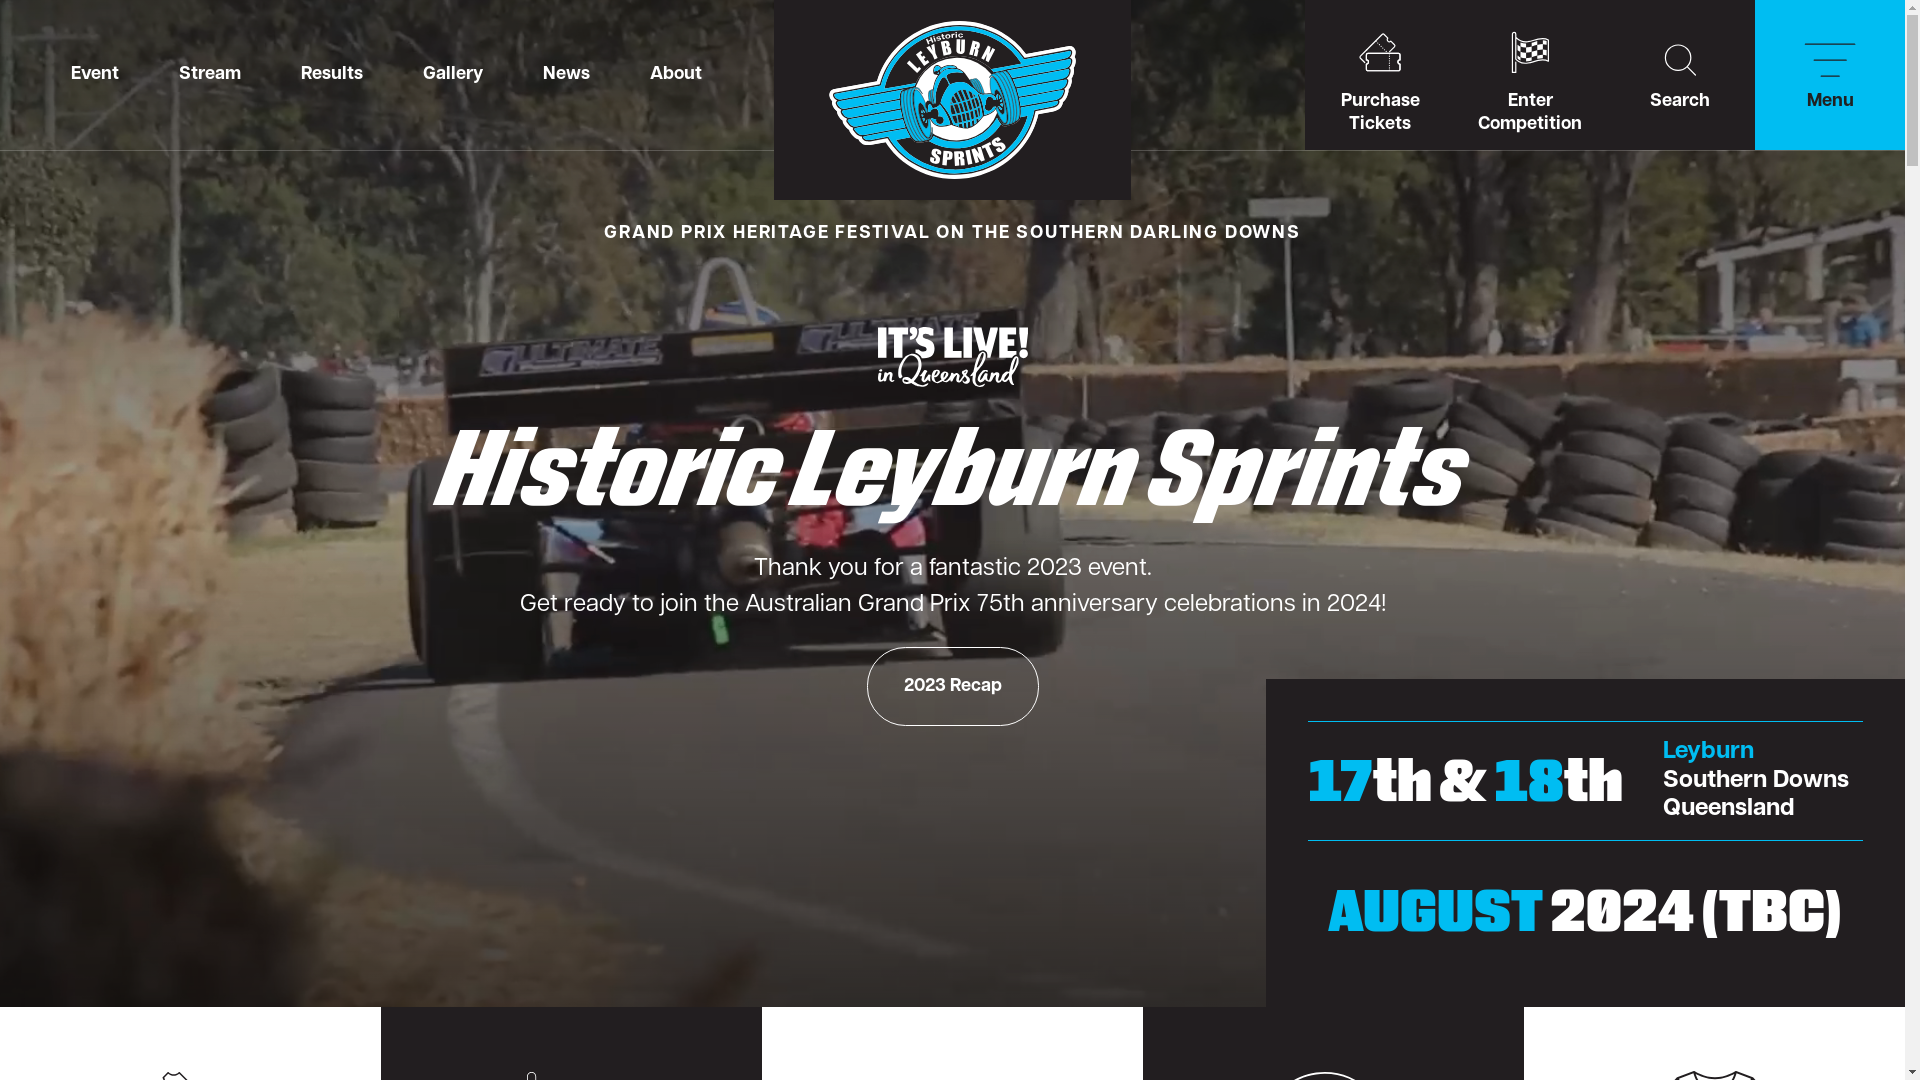 The width and height of the screenshot is (1920, 1080). What do you see at coordinates (950, 685) in the screenshot?
I see `'2023 Recap'` at bounding box center [950, 685].